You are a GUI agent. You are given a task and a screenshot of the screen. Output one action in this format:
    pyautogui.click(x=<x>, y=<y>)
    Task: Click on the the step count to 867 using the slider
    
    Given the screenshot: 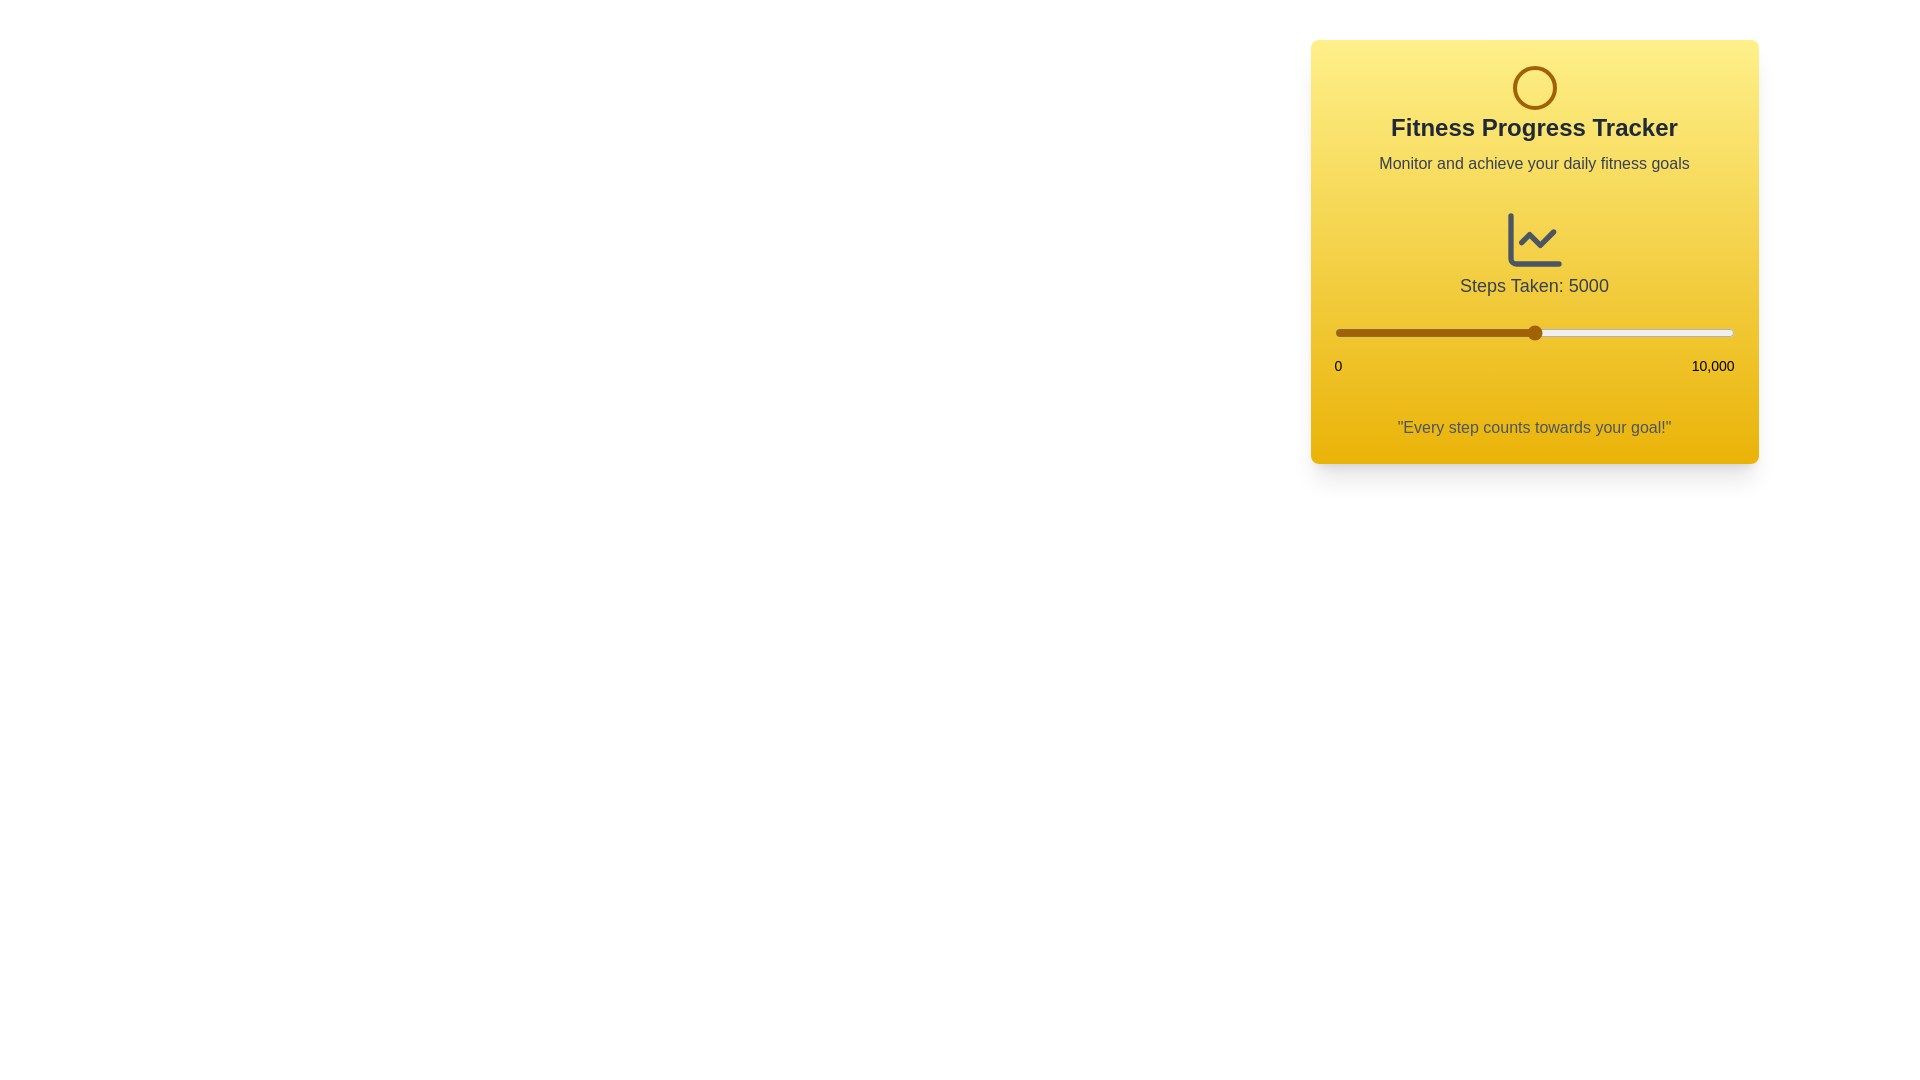 What is the action you would take?
    pyautogui.click(x=1368, y=331)
    